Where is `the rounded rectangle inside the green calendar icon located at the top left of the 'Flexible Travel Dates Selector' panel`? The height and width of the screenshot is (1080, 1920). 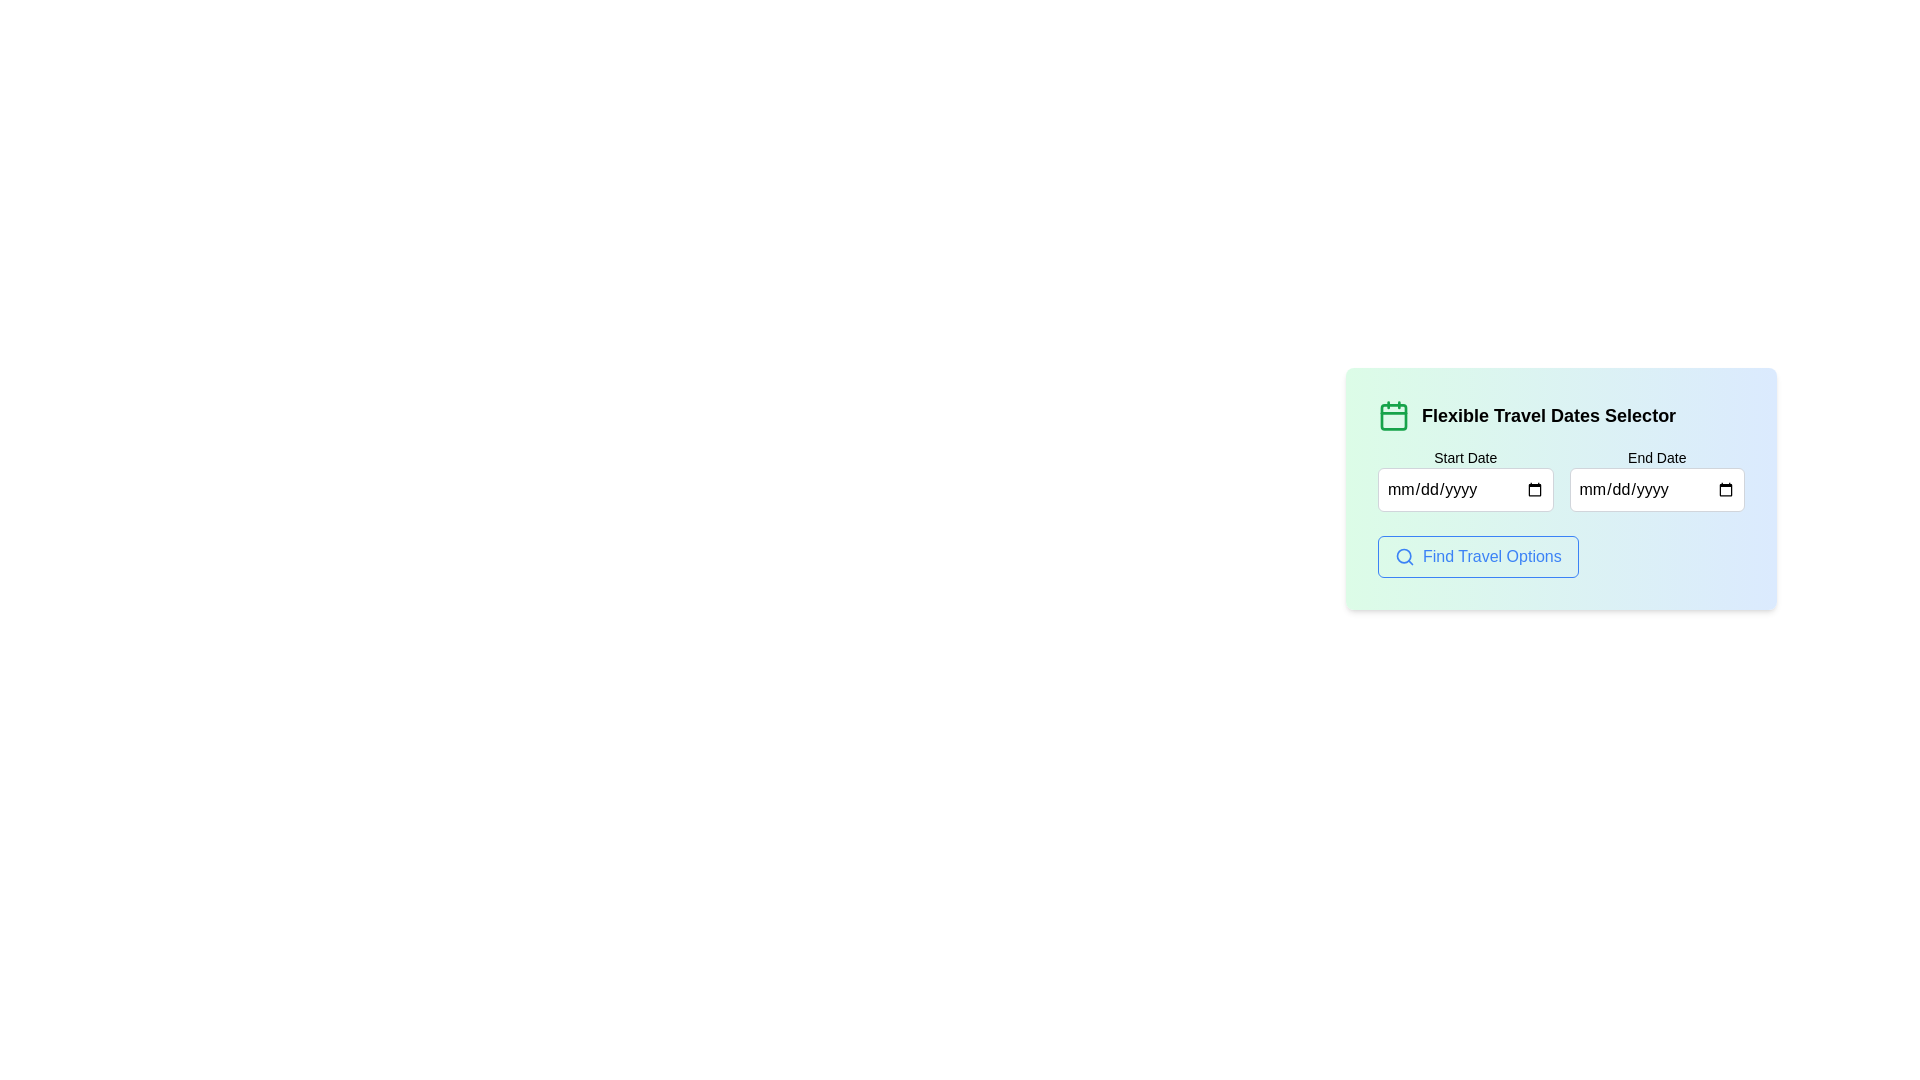 the rounded rectangle inside the green calendar icon located at the top left of the 'Flexible Travel Dates Selector' panel is located at coordinates (1392, 415).